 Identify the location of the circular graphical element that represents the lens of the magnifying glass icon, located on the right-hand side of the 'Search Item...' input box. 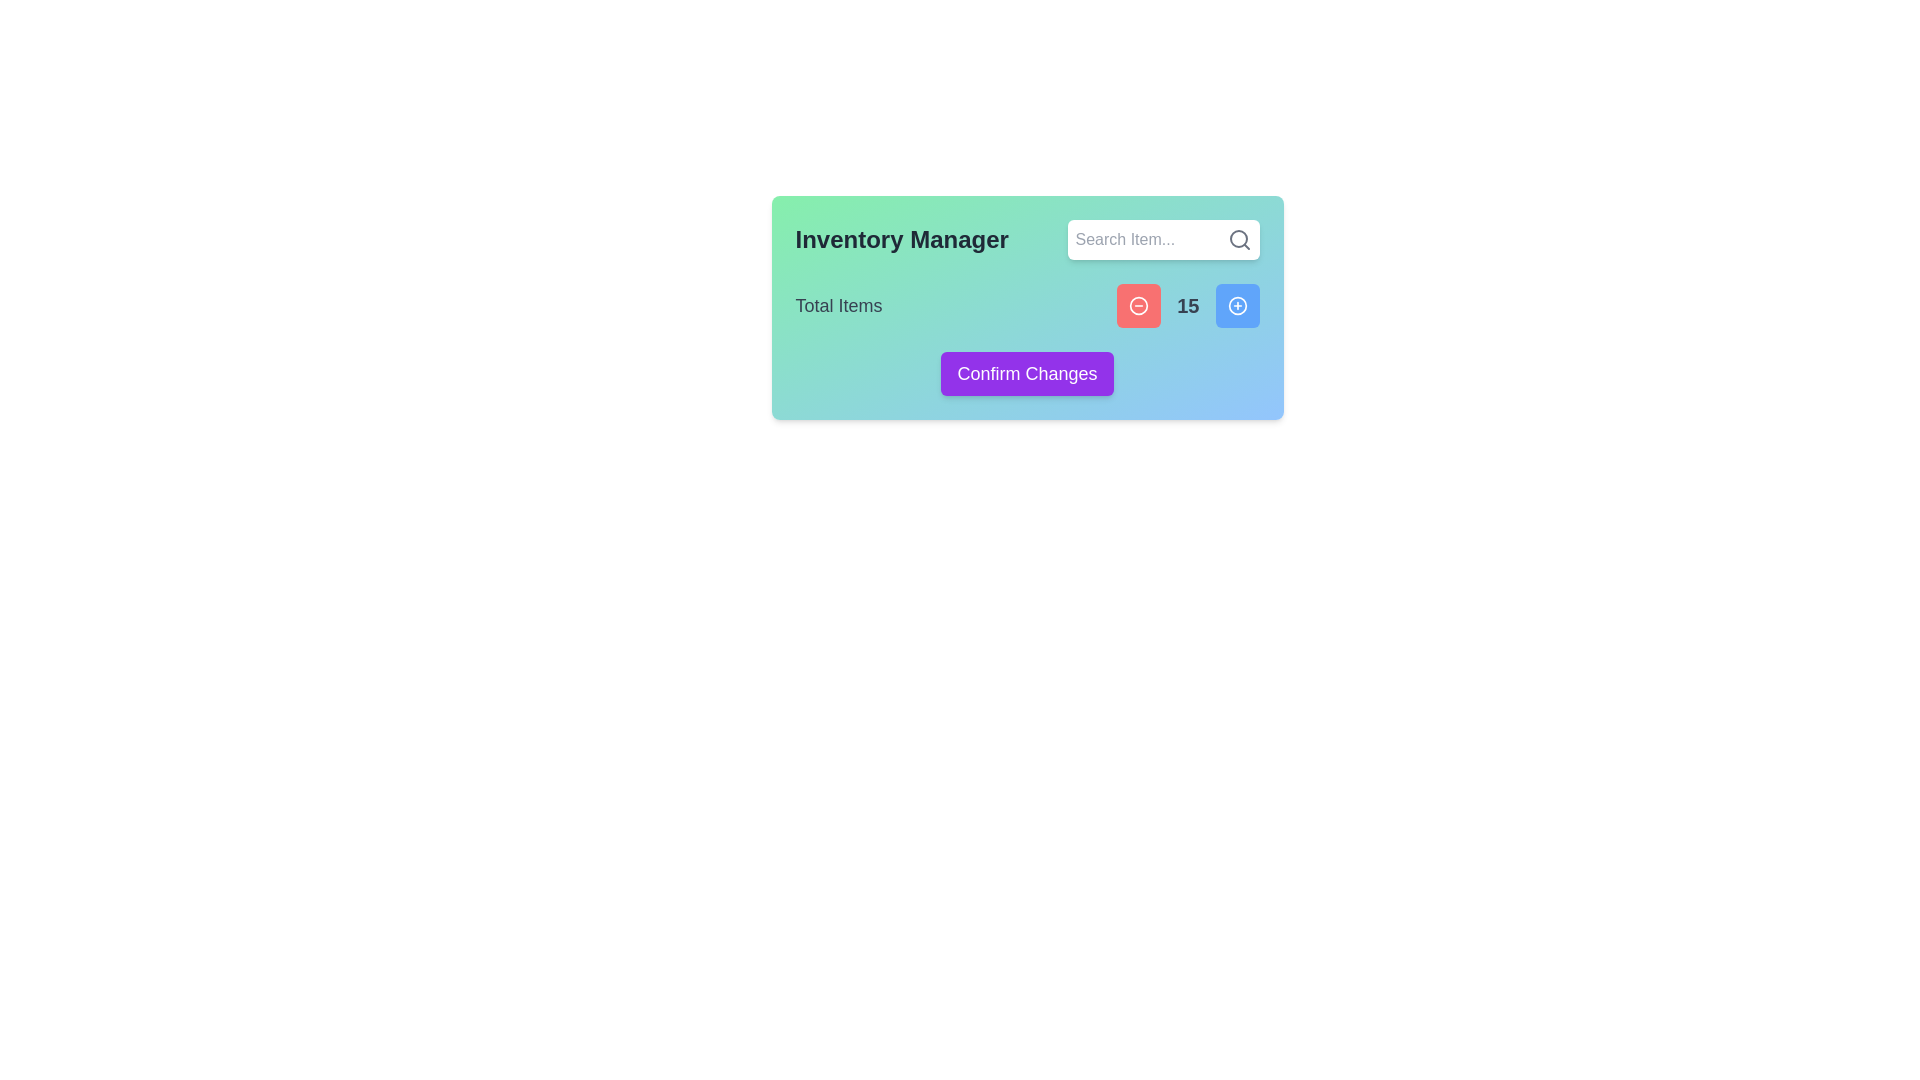
(1237, 238).